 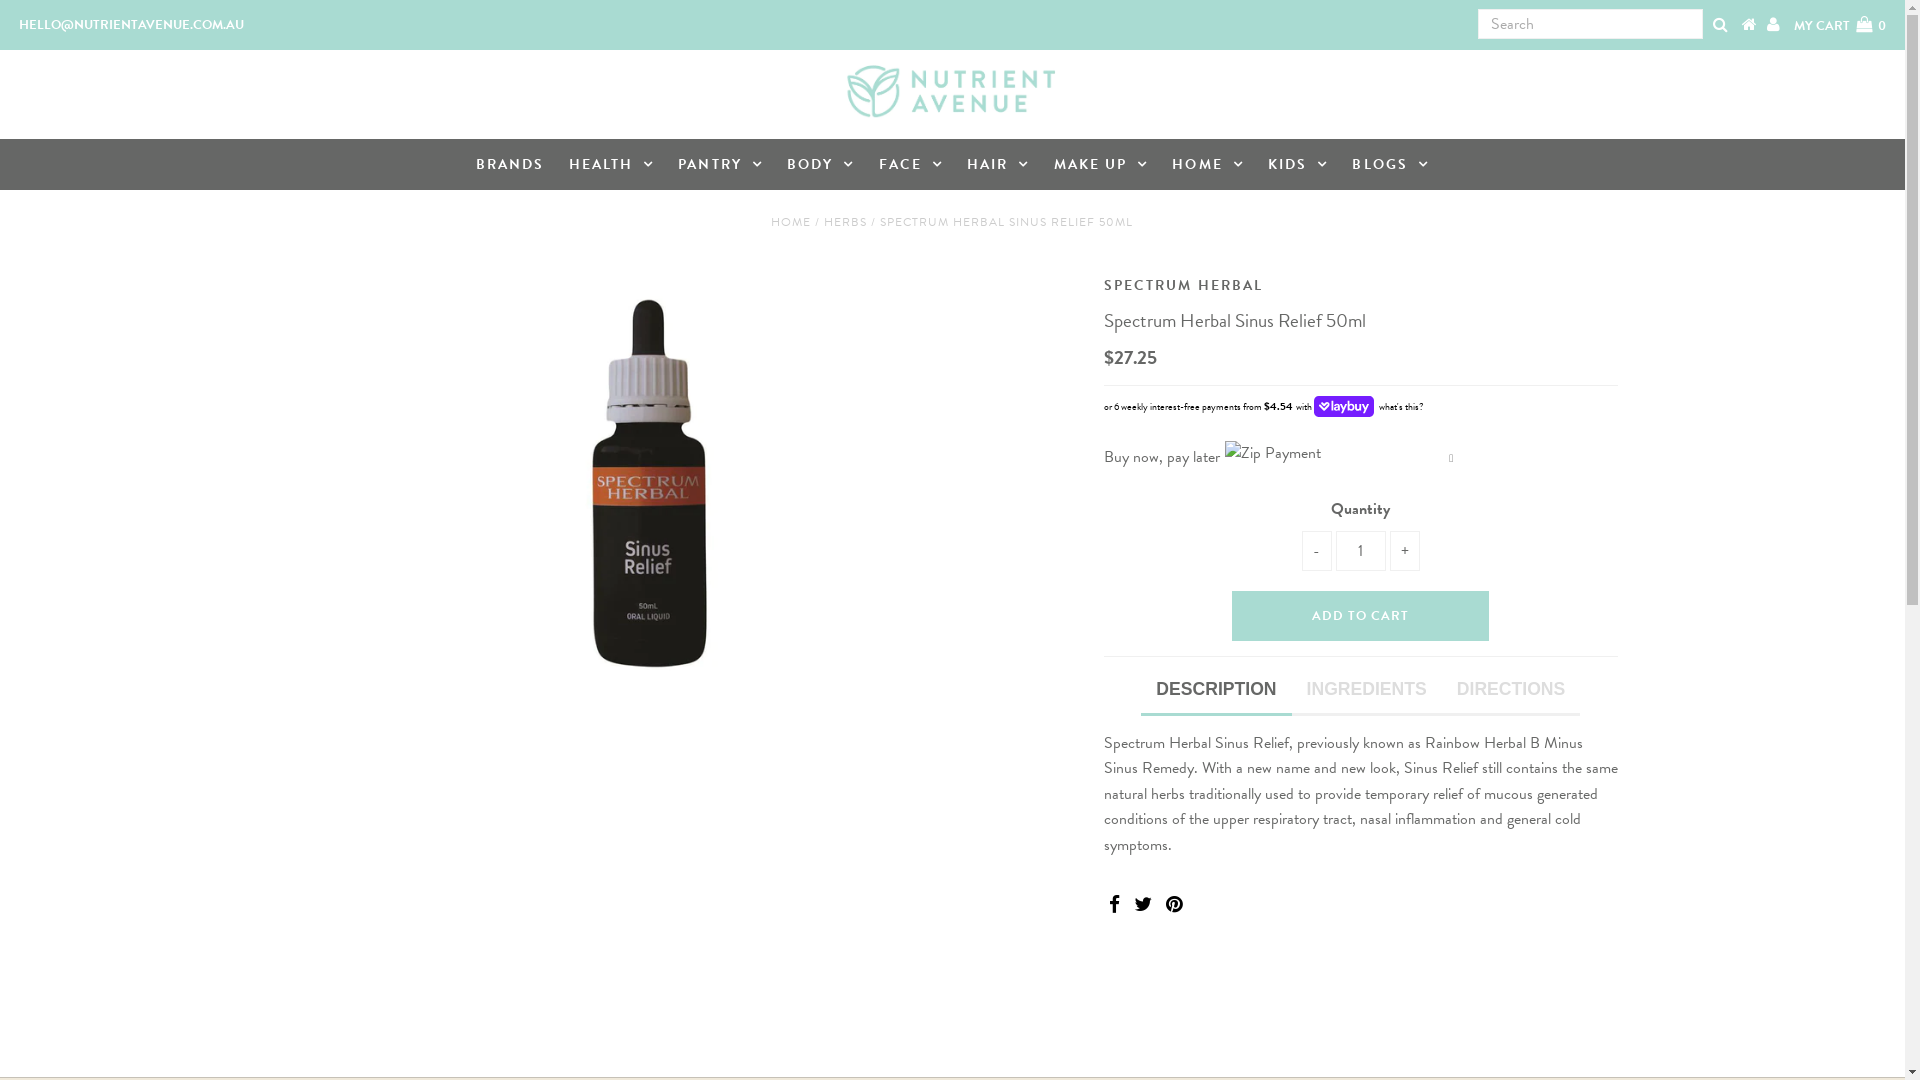 What do you see at coordinates (1301, 551) in the screenshot?
I see `'-'` at bounding box center [1301, 551].